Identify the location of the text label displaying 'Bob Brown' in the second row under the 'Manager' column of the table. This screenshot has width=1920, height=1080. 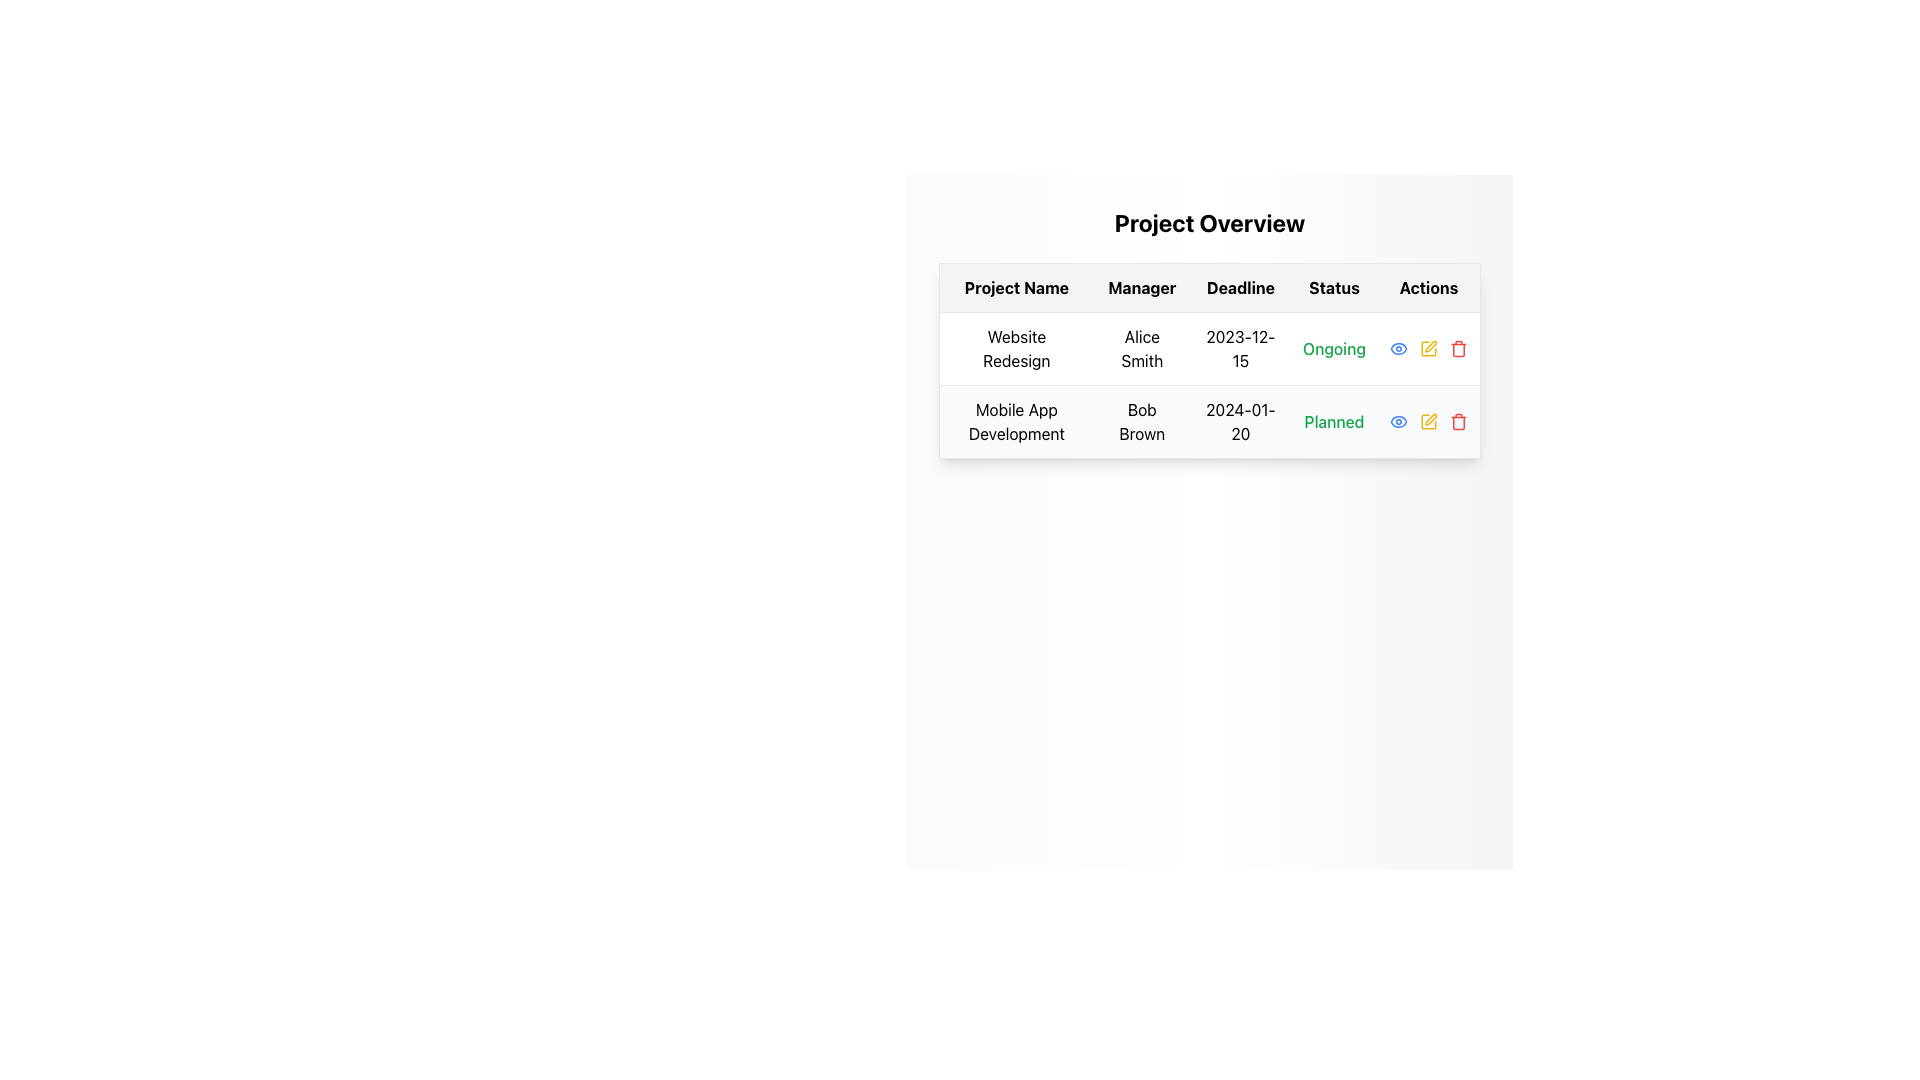
(1142, 420).